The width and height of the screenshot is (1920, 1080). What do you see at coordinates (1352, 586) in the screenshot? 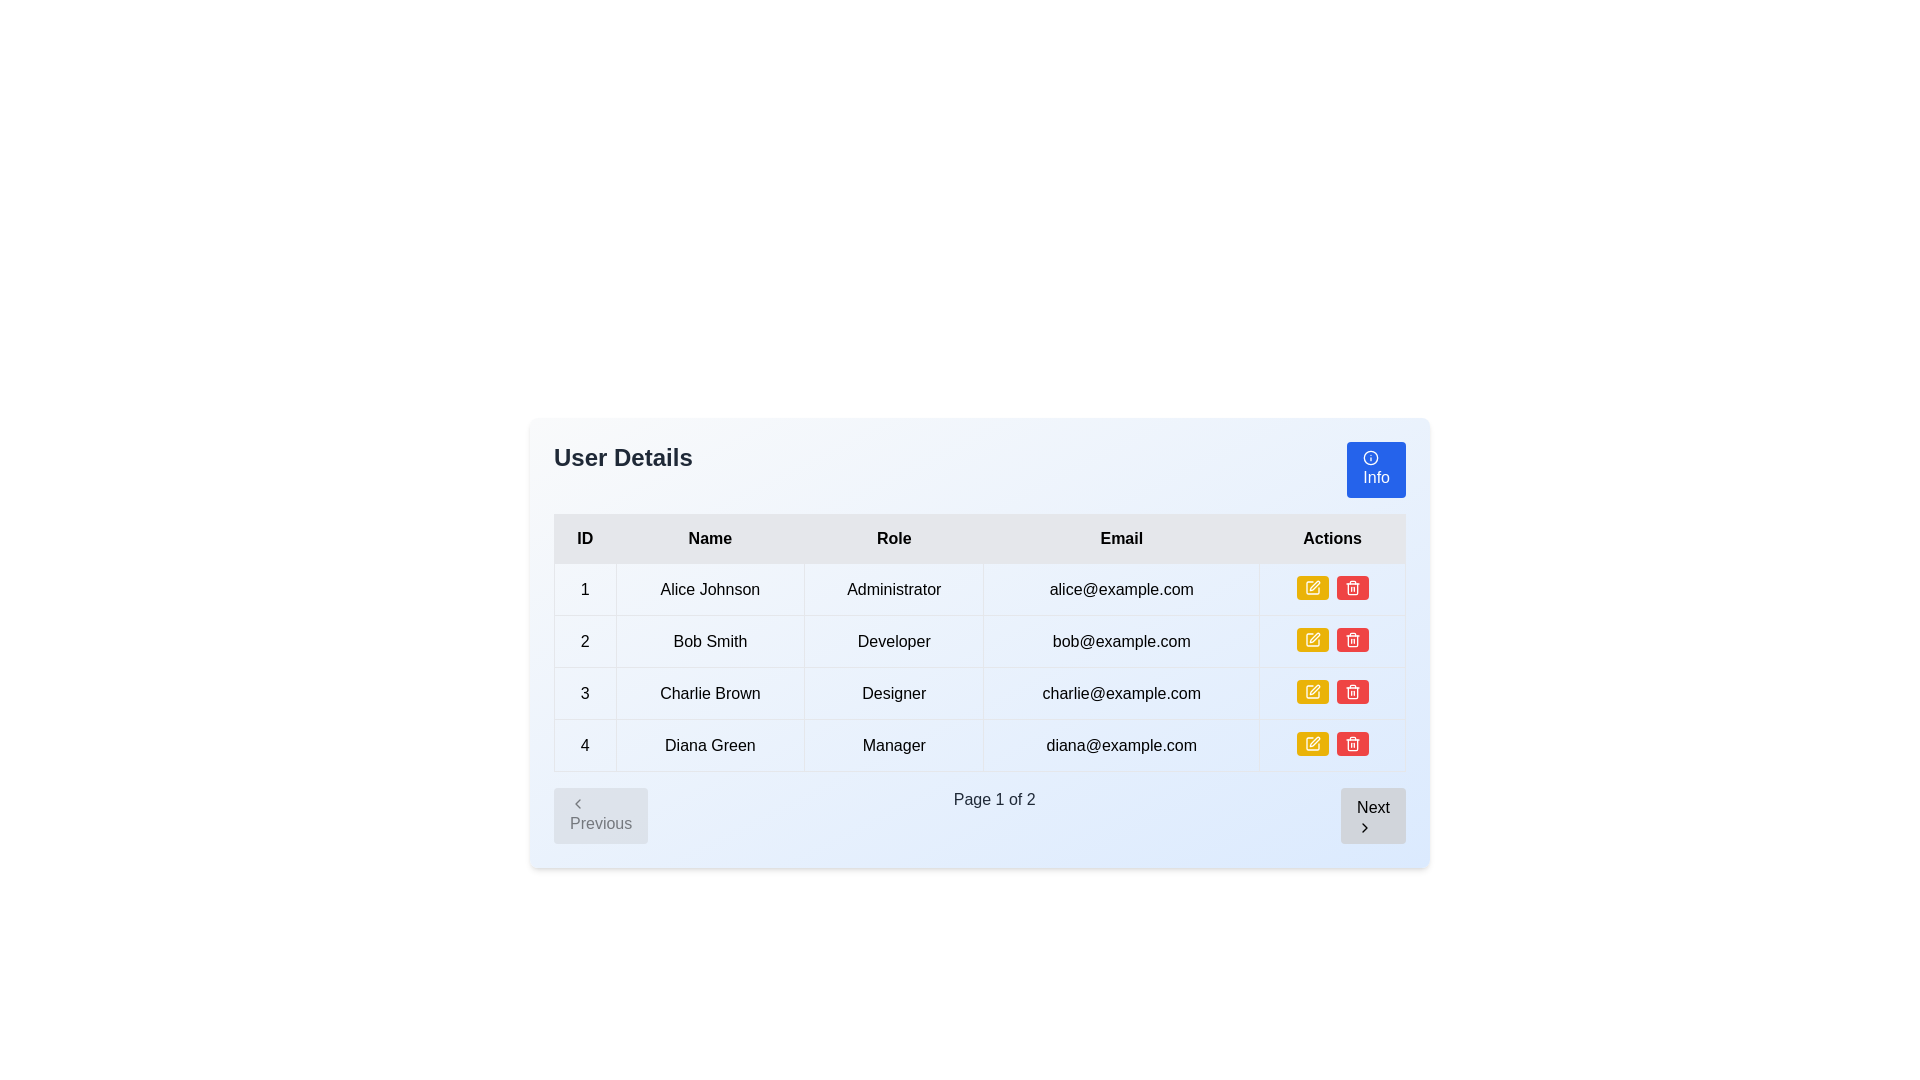
I see `the red button with rounded corners and a trash can icon, located in the second row under the 'Actions' column` at bounding box center [1352, 586].